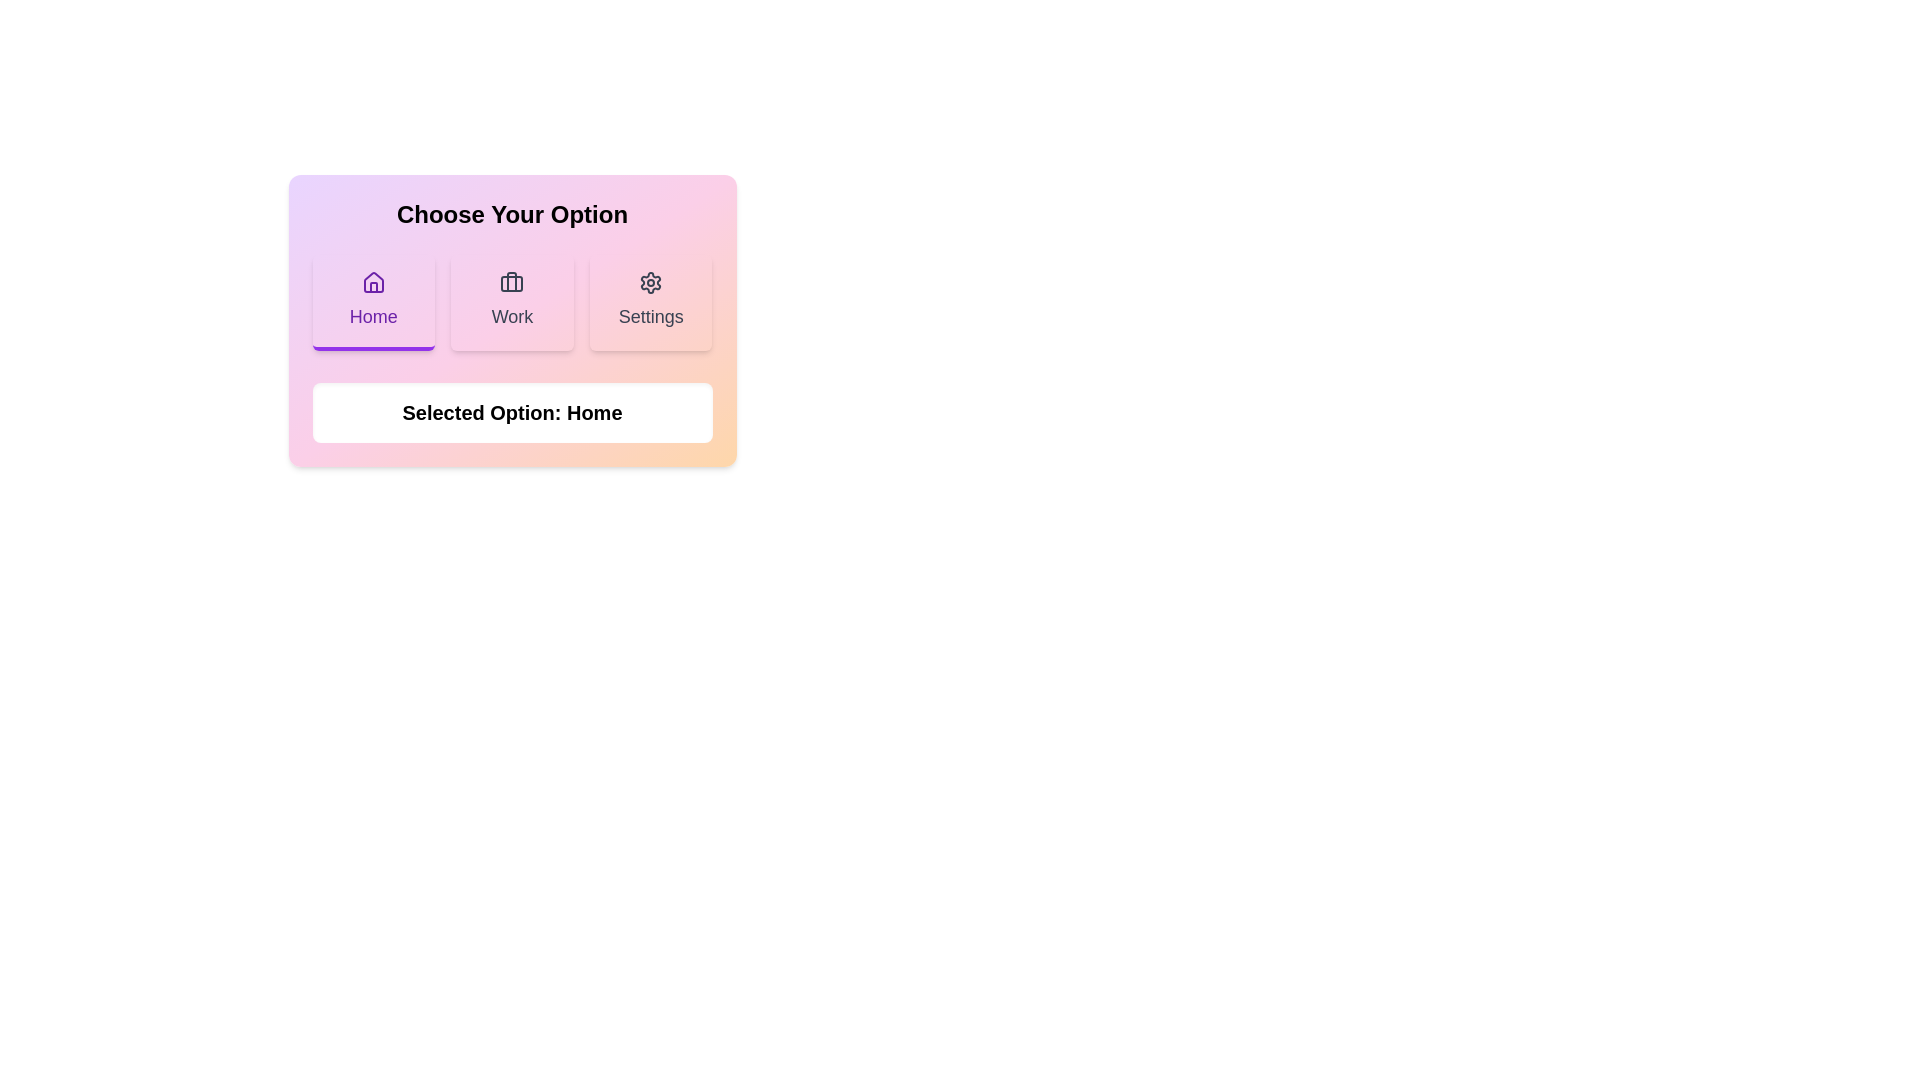  Describe the element at coordinates (651, 282) in the screenshot. I see `the cog-shaped gear icon located inside the Settings button, which is the third button in a row of three buttons below the heading 'Choose Your Option'` at that location.